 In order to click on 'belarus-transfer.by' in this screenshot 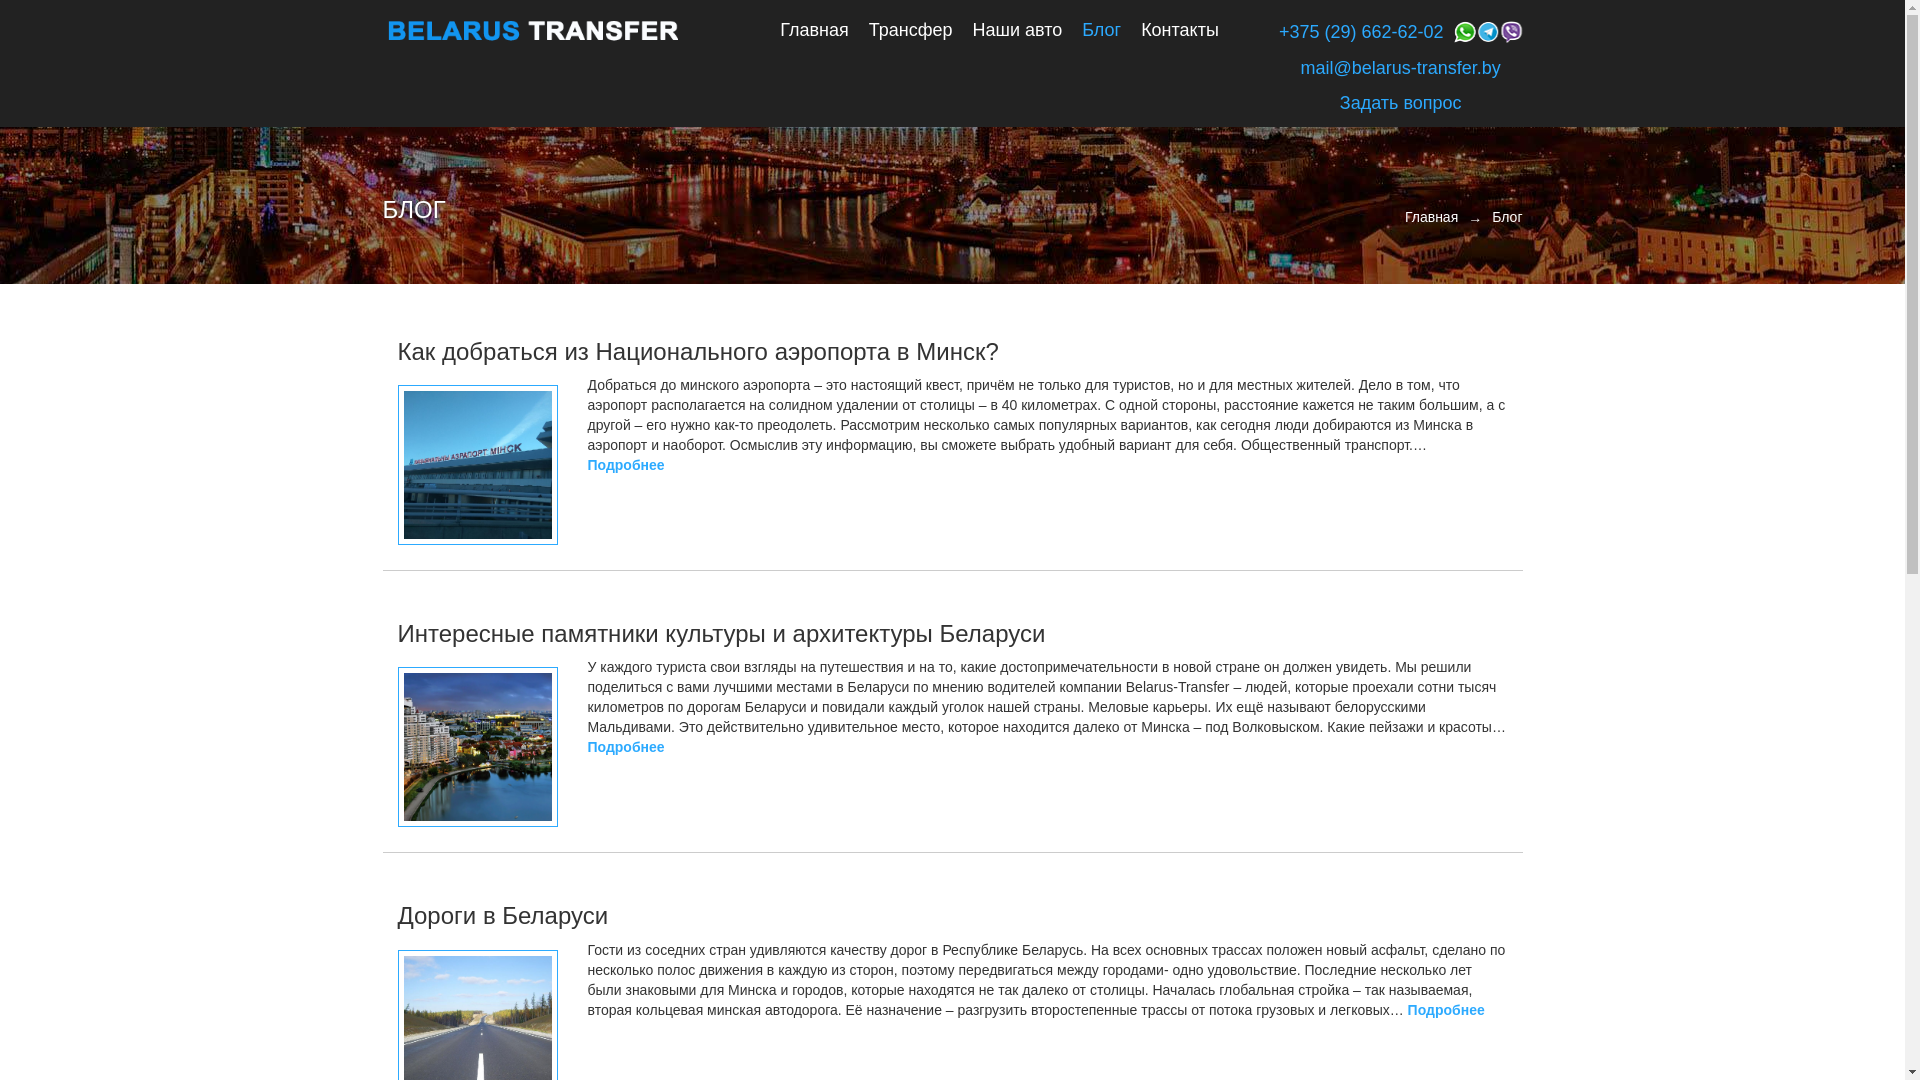, I will do `click(532, 30)`.